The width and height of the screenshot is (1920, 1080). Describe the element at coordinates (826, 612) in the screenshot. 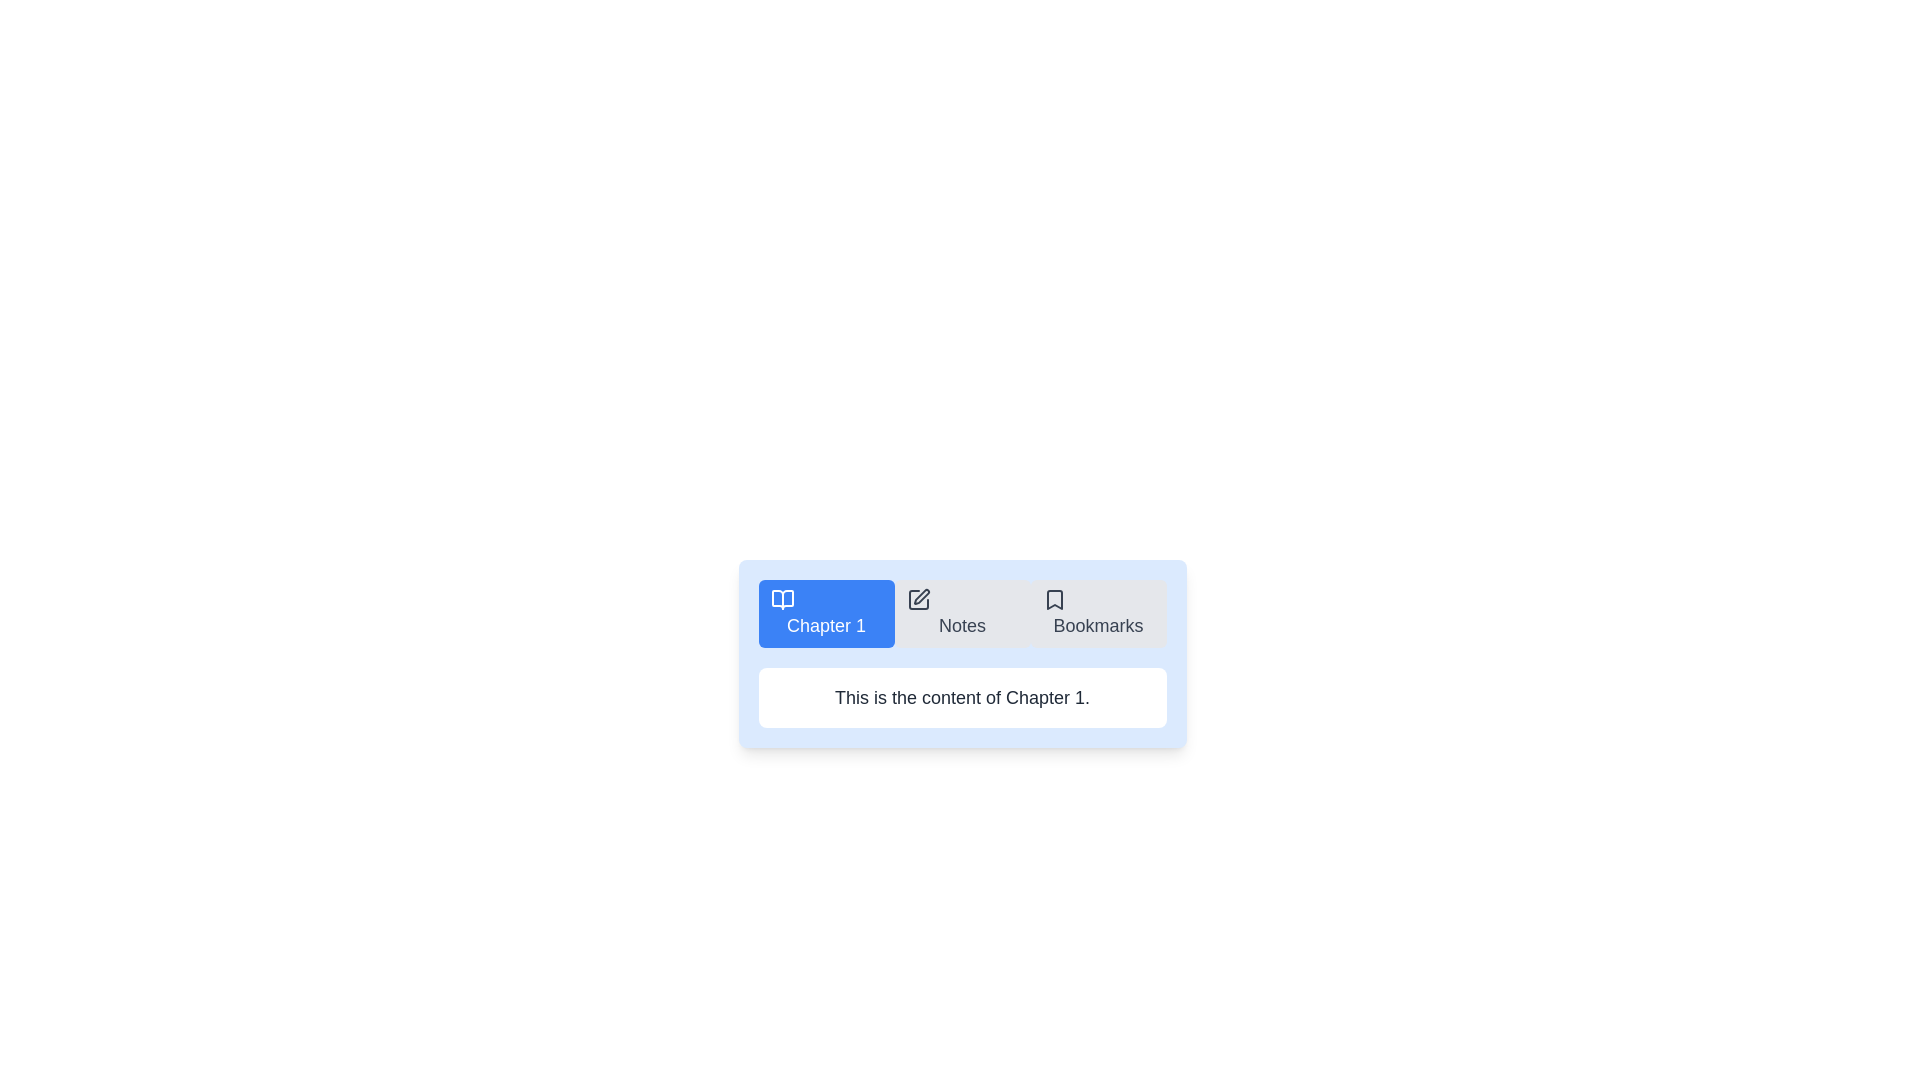

I see `the Chapter 1 tab by clicking on its button` at that location.